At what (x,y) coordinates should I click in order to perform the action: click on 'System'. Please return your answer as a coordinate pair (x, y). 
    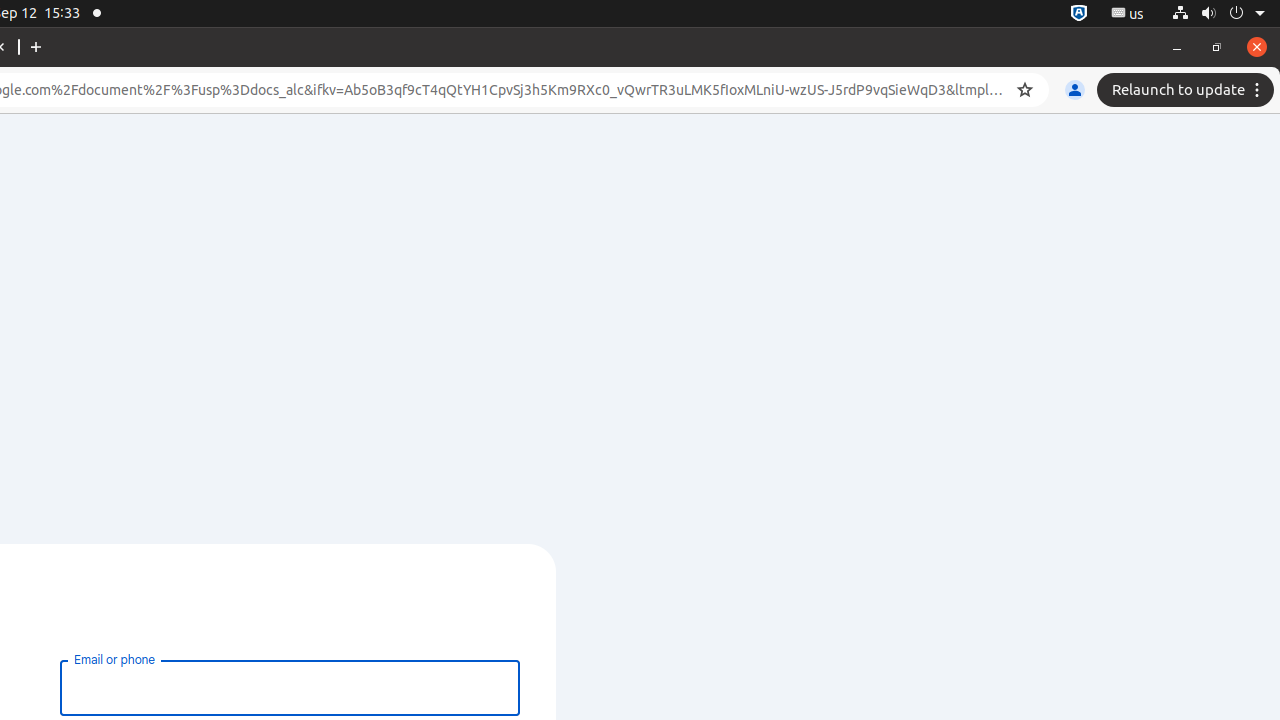
    Looking at the image, I should click on (1217, 13).